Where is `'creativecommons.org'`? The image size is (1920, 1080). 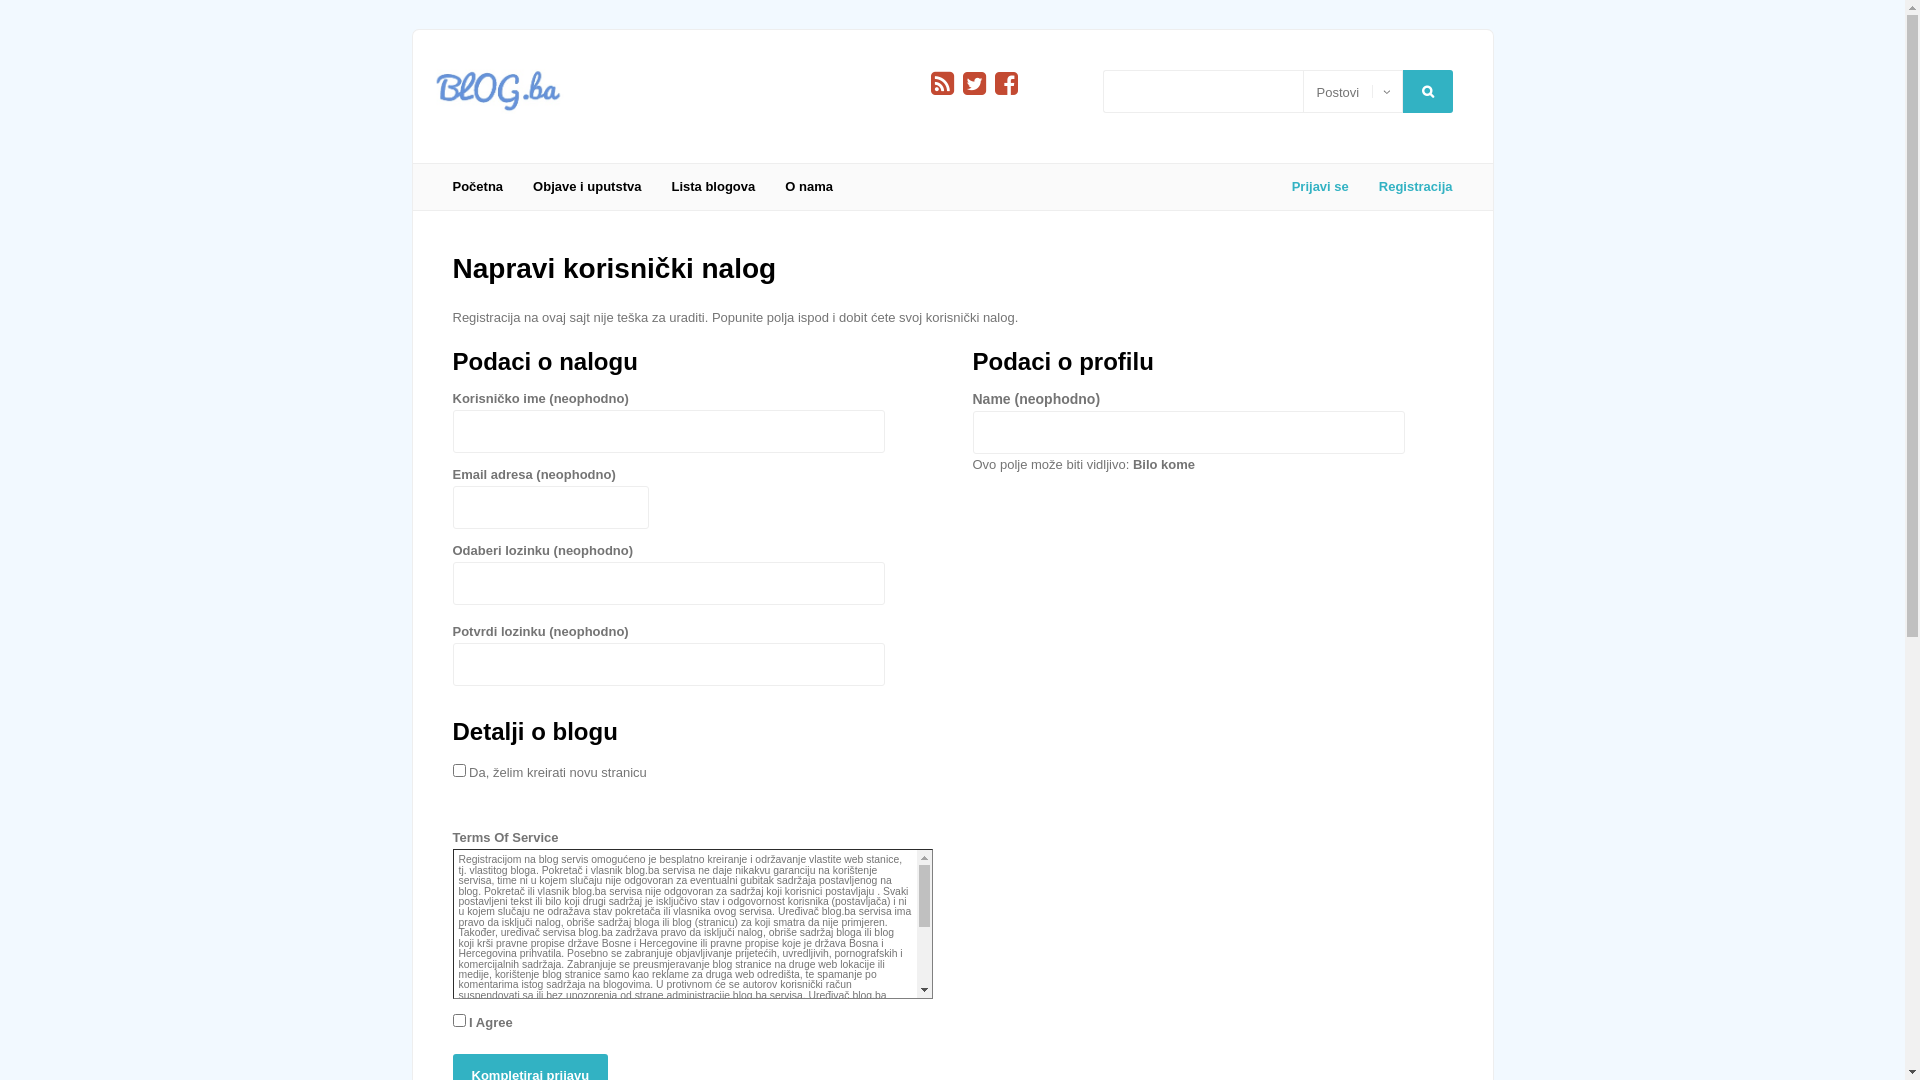 'creativecommons.org' is located at coordinates (507, 1046).